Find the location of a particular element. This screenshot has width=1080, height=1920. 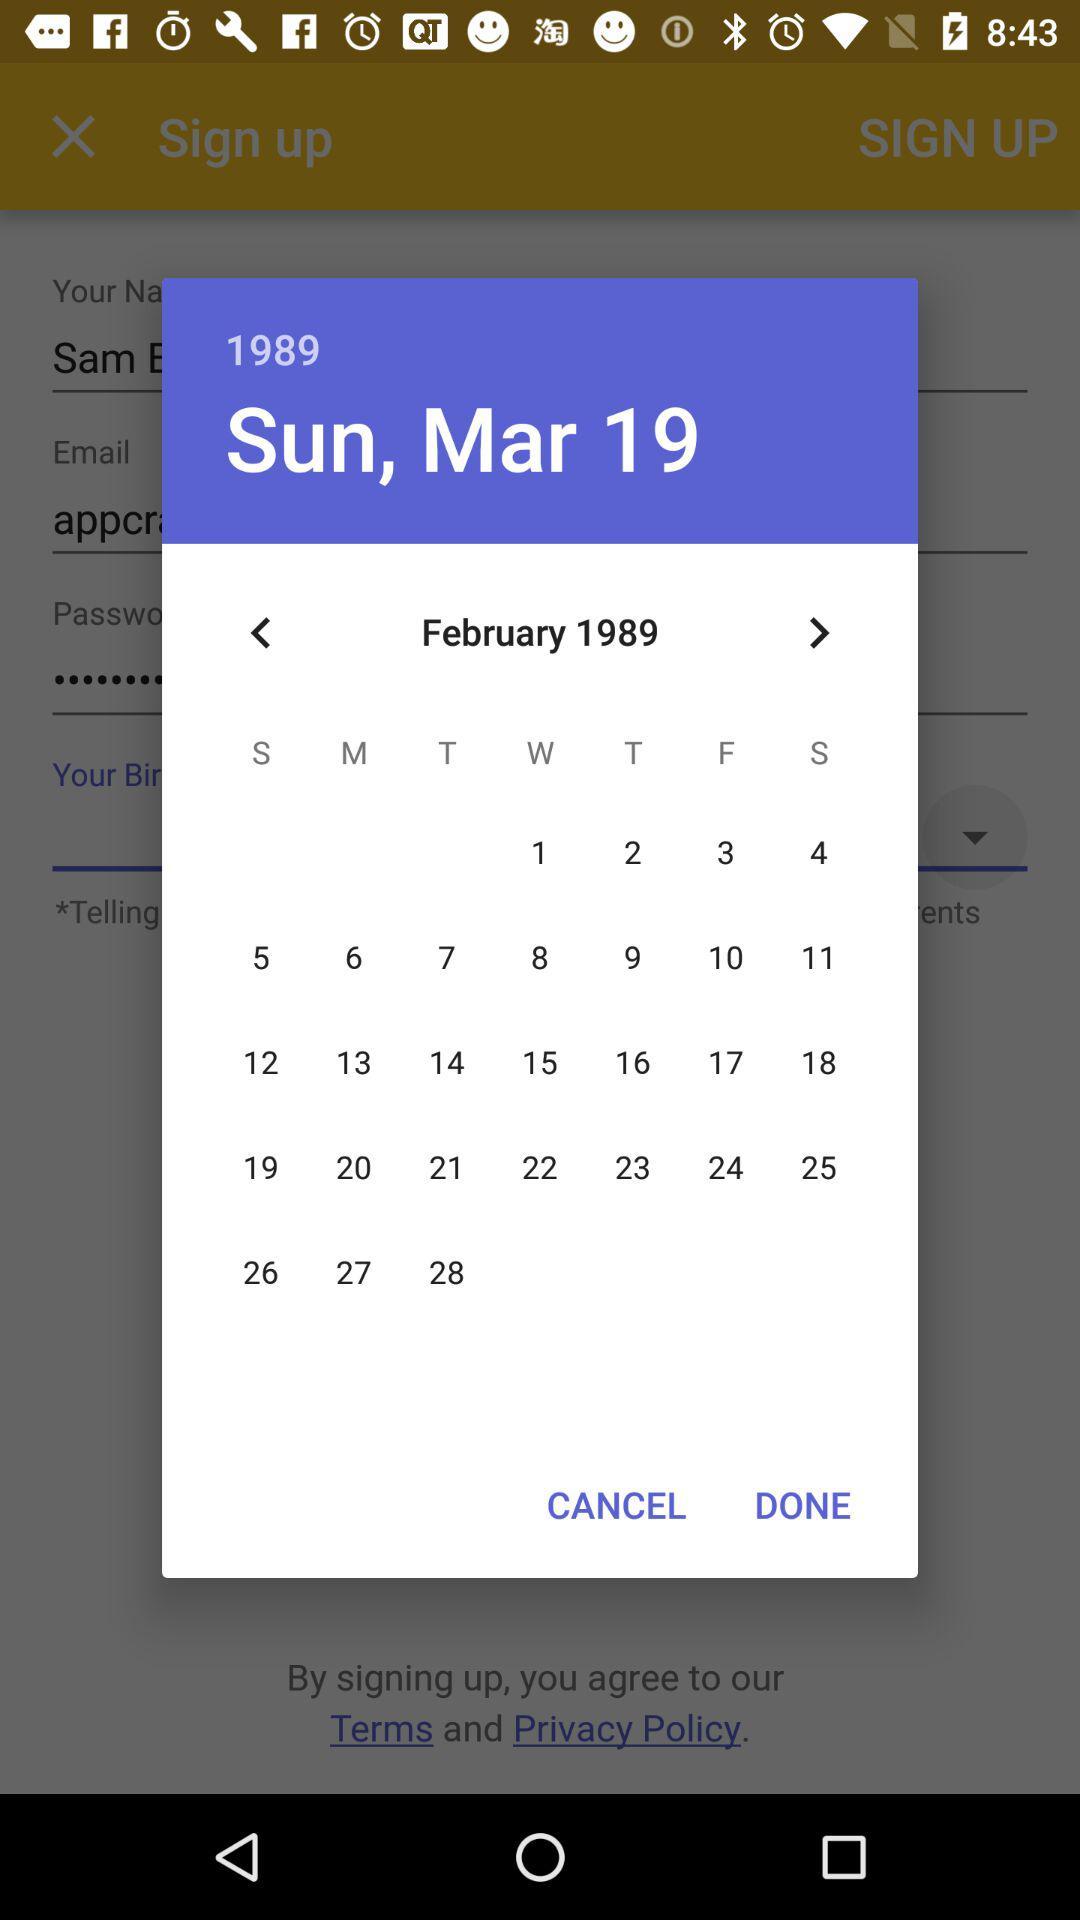

the cancel is located at coordinates (615, 1504).